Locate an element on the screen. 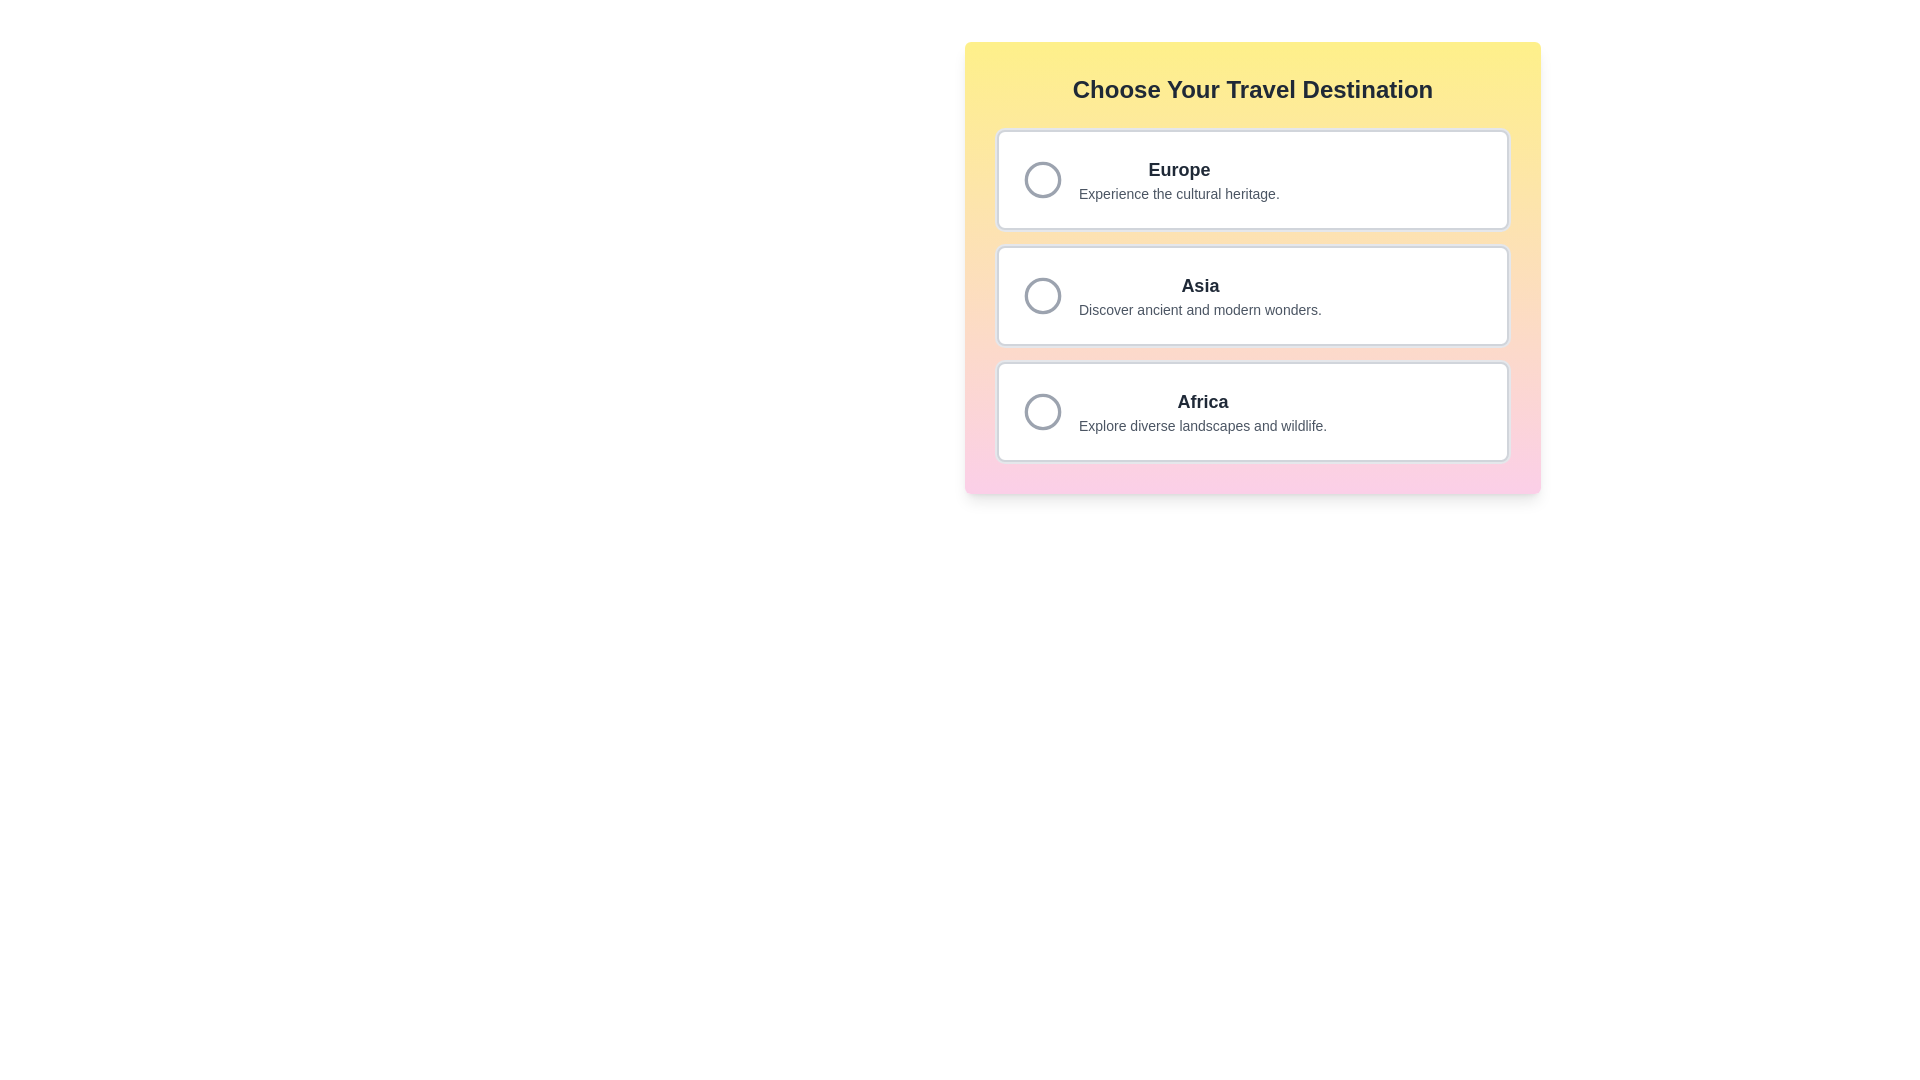 This screenshot has height=1080, width=1920. the selection indicator circle for the 'Africa' travel destination option, which is the third circle in a vertical list of destinations, indicating the selection visually is located at coordinates (1041, 411).